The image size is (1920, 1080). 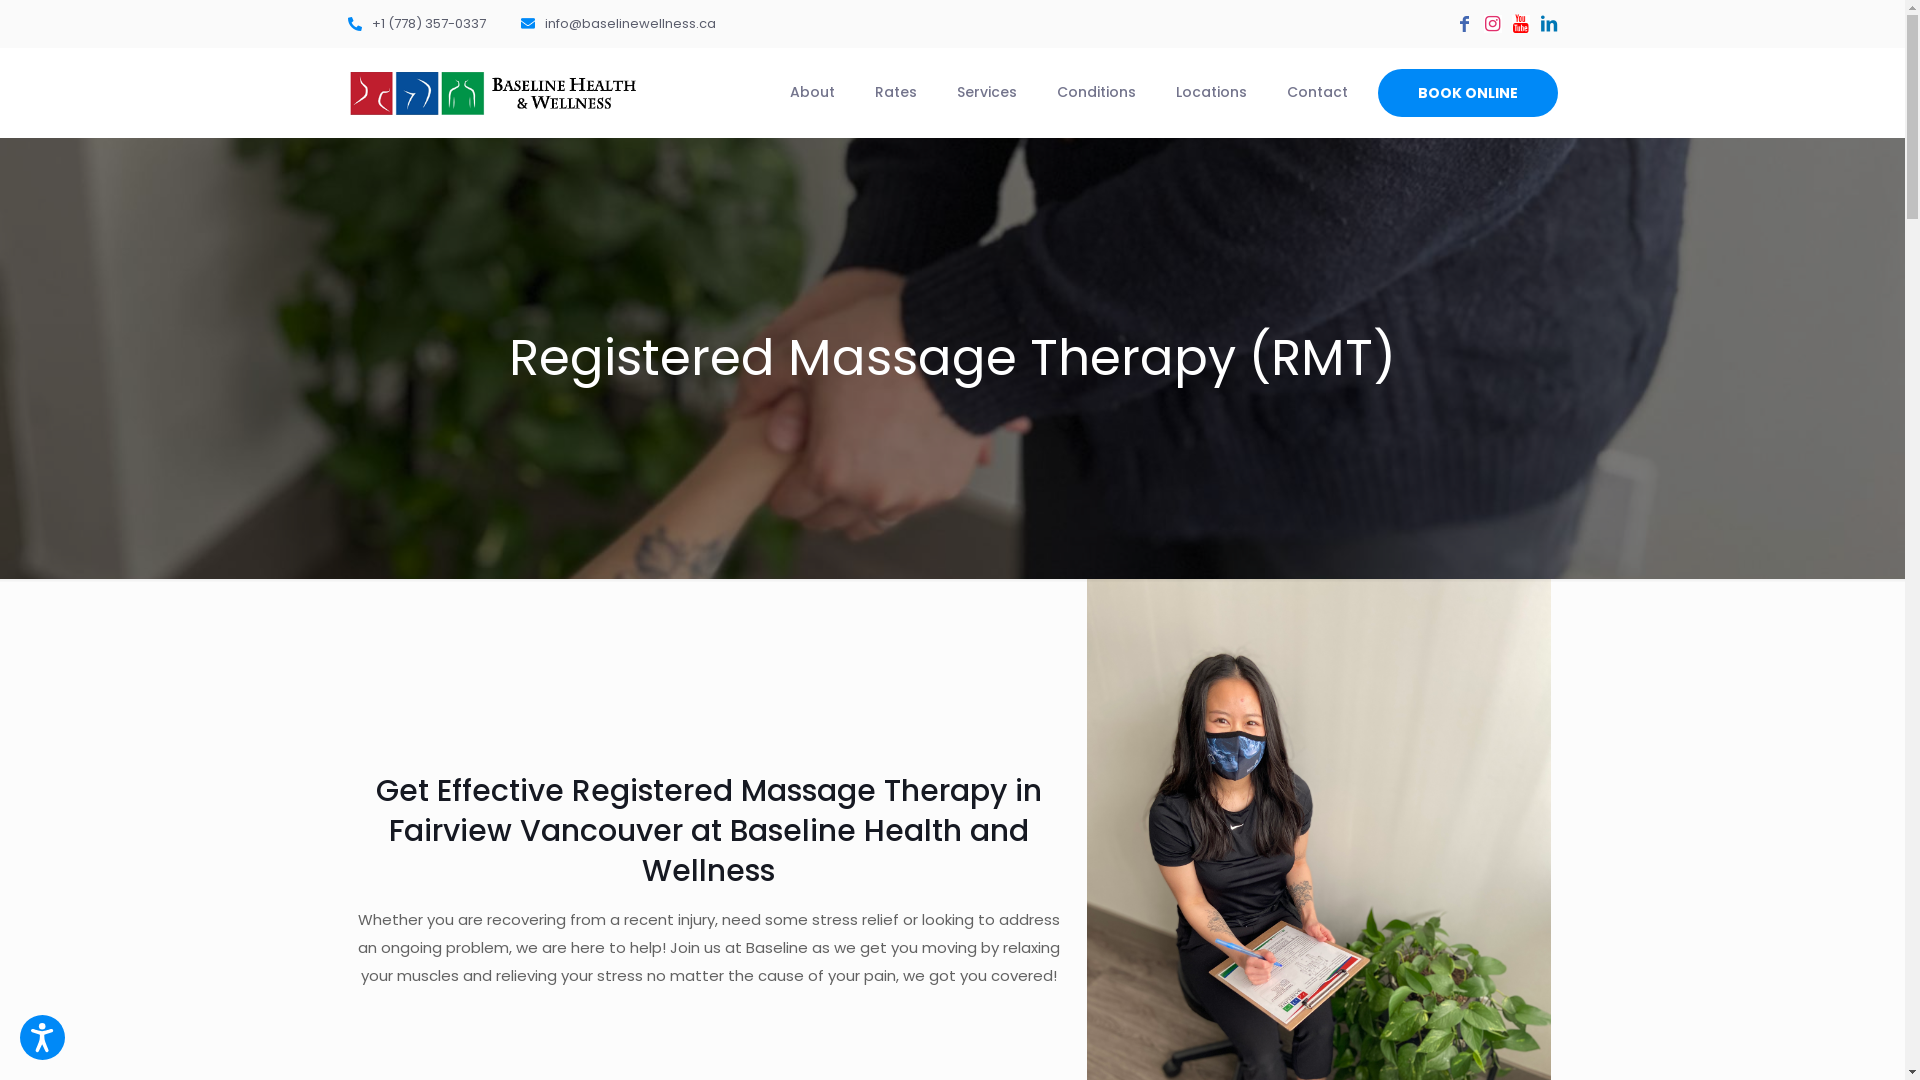 I want to click on 'Conditions', so click(x=1094, y=92).